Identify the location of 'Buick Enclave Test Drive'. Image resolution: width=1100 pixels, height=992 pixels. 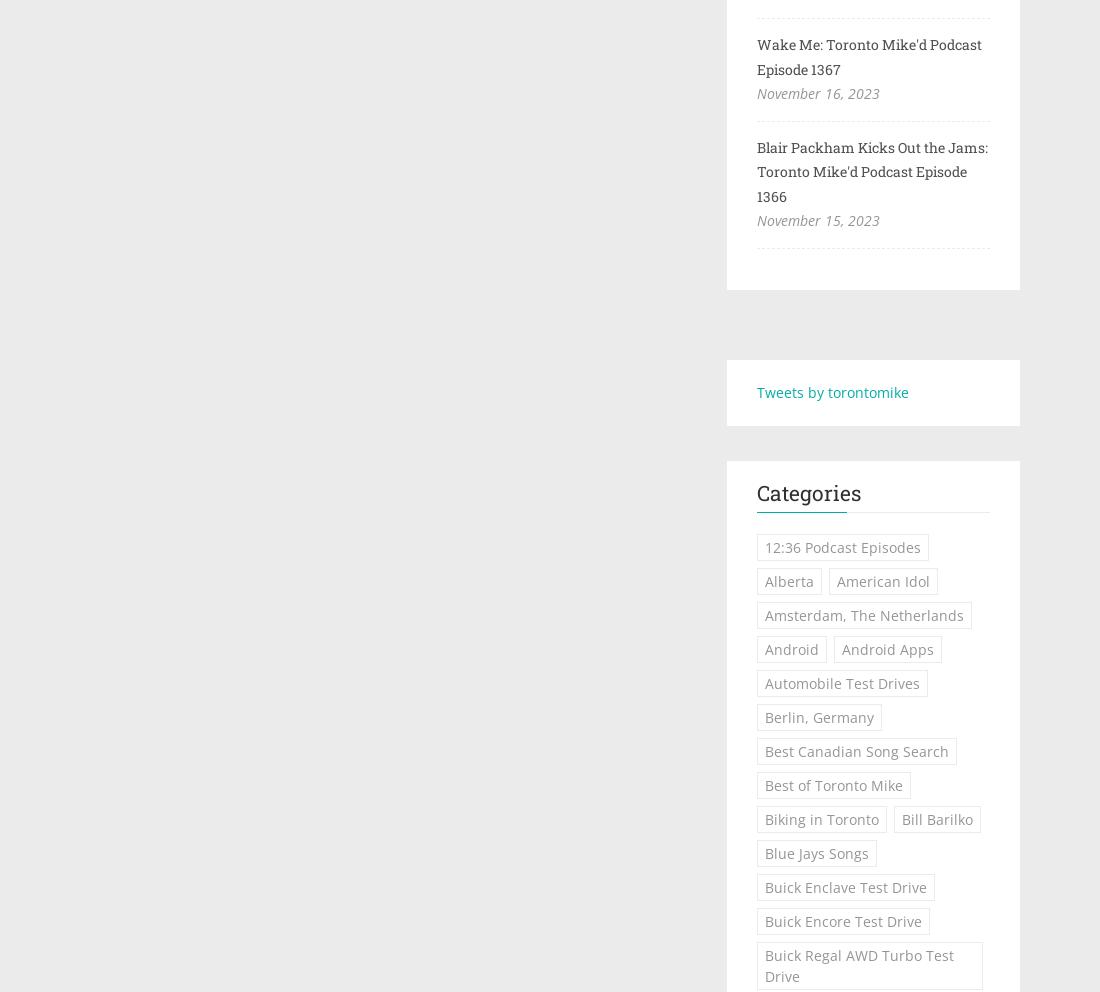
(844, 887).